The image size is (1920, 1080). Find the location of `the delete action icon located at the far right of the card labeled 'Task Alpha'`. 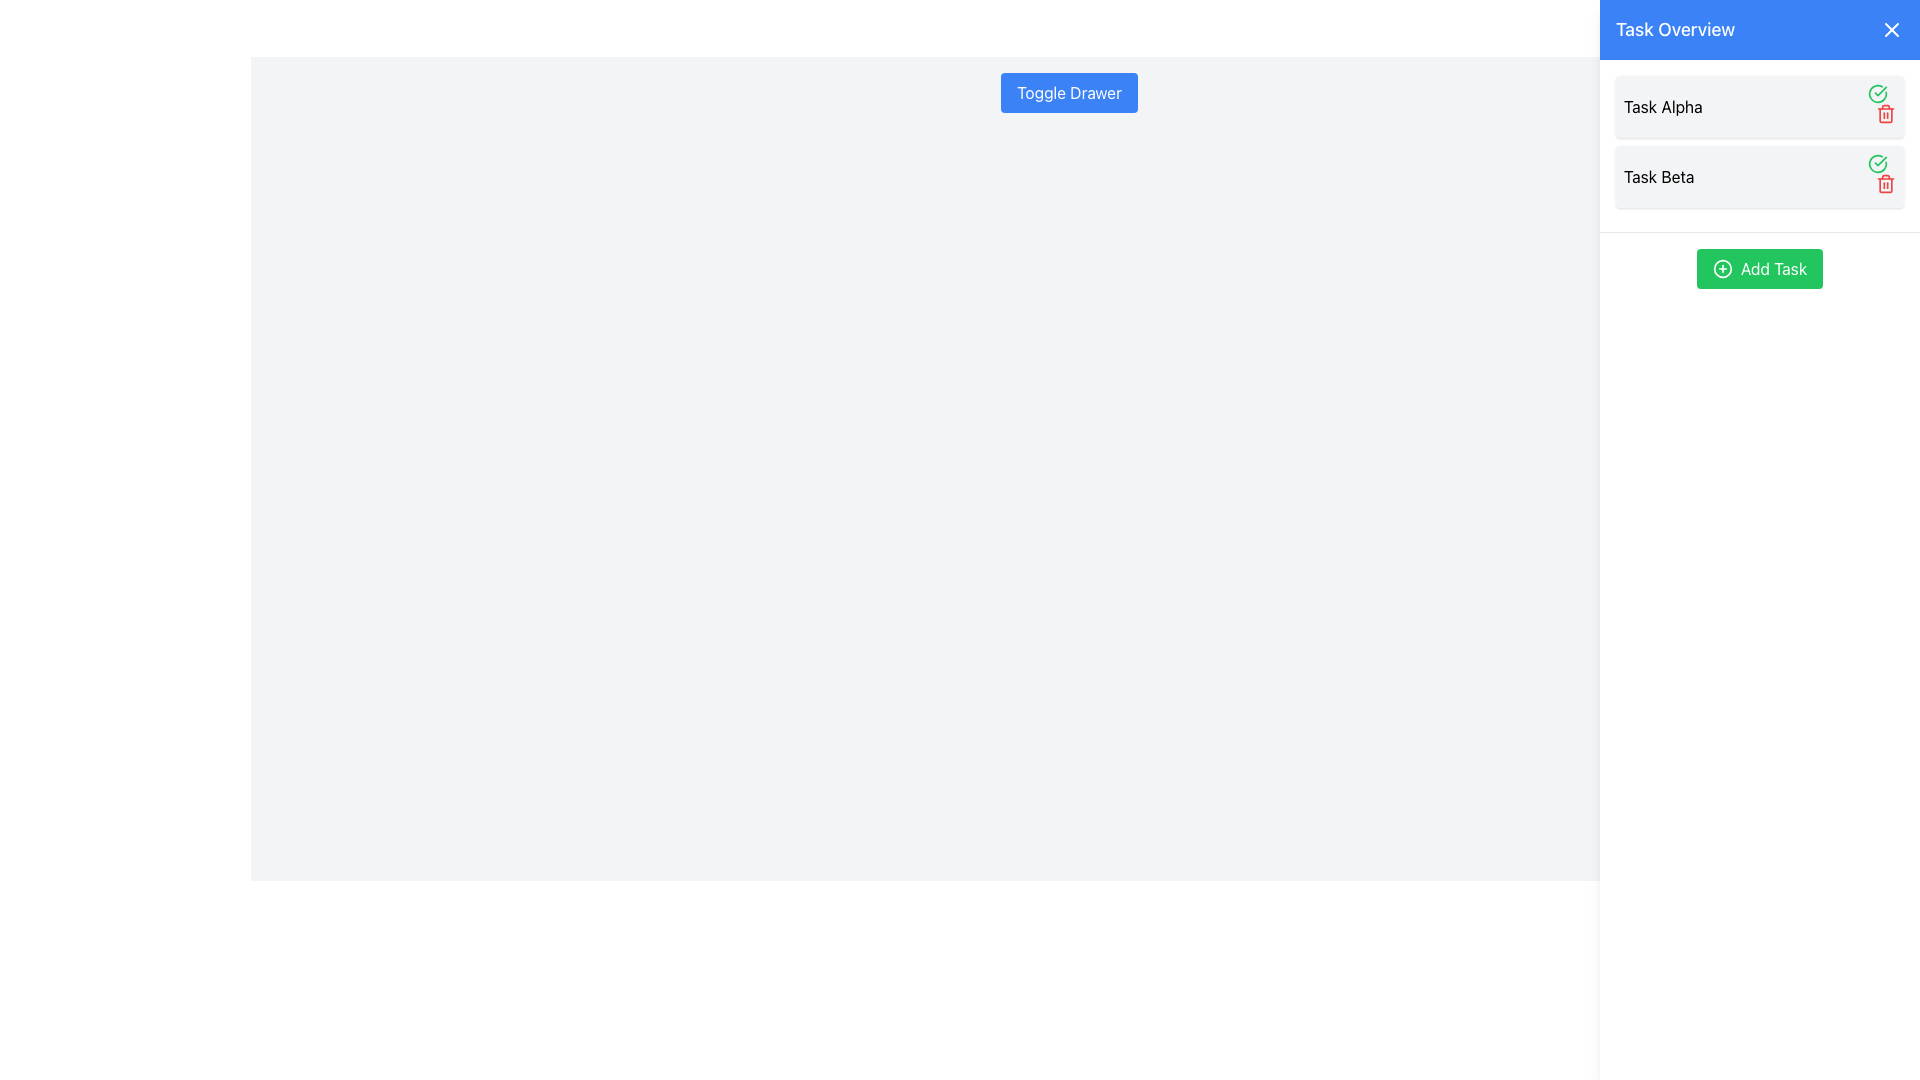

the delete action icon located at the far right of the card labeled 'Task Alpha' is located at coordinates (1880, 107).